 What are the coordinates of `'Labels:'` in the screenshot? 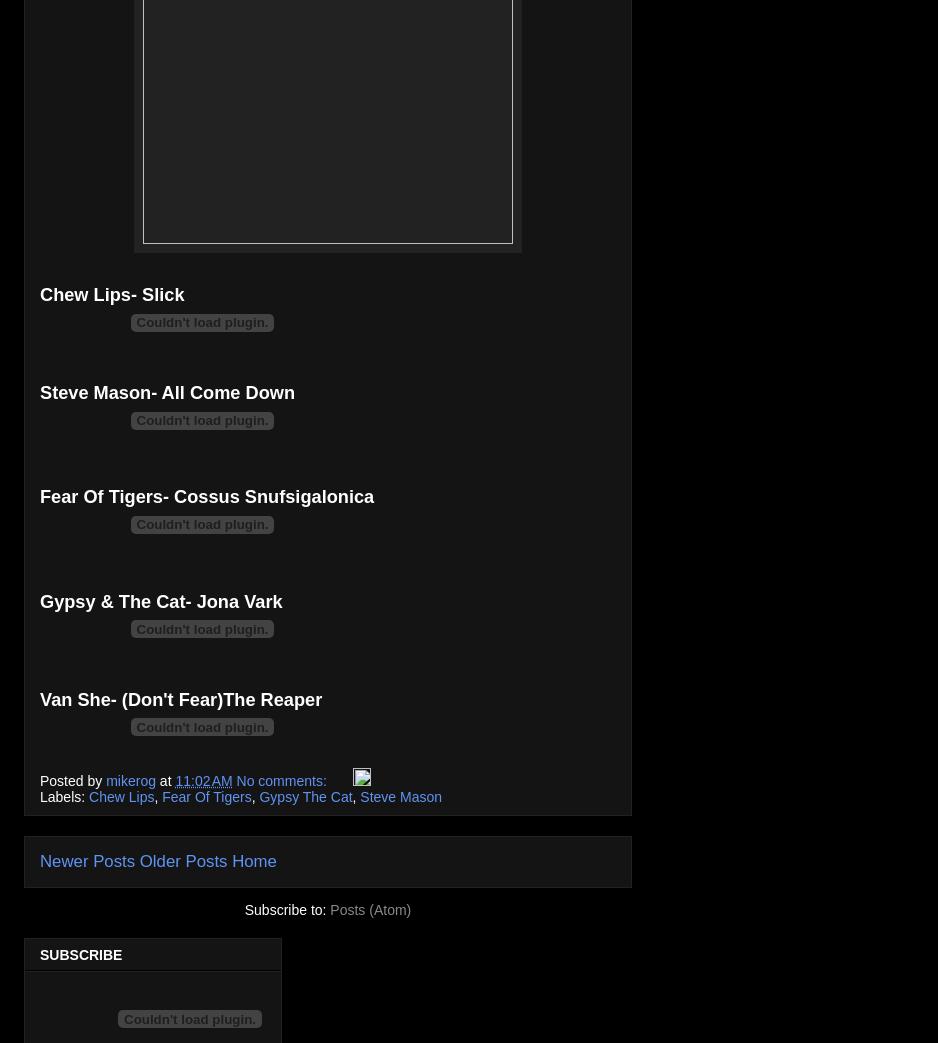 It's located at (63, 795).